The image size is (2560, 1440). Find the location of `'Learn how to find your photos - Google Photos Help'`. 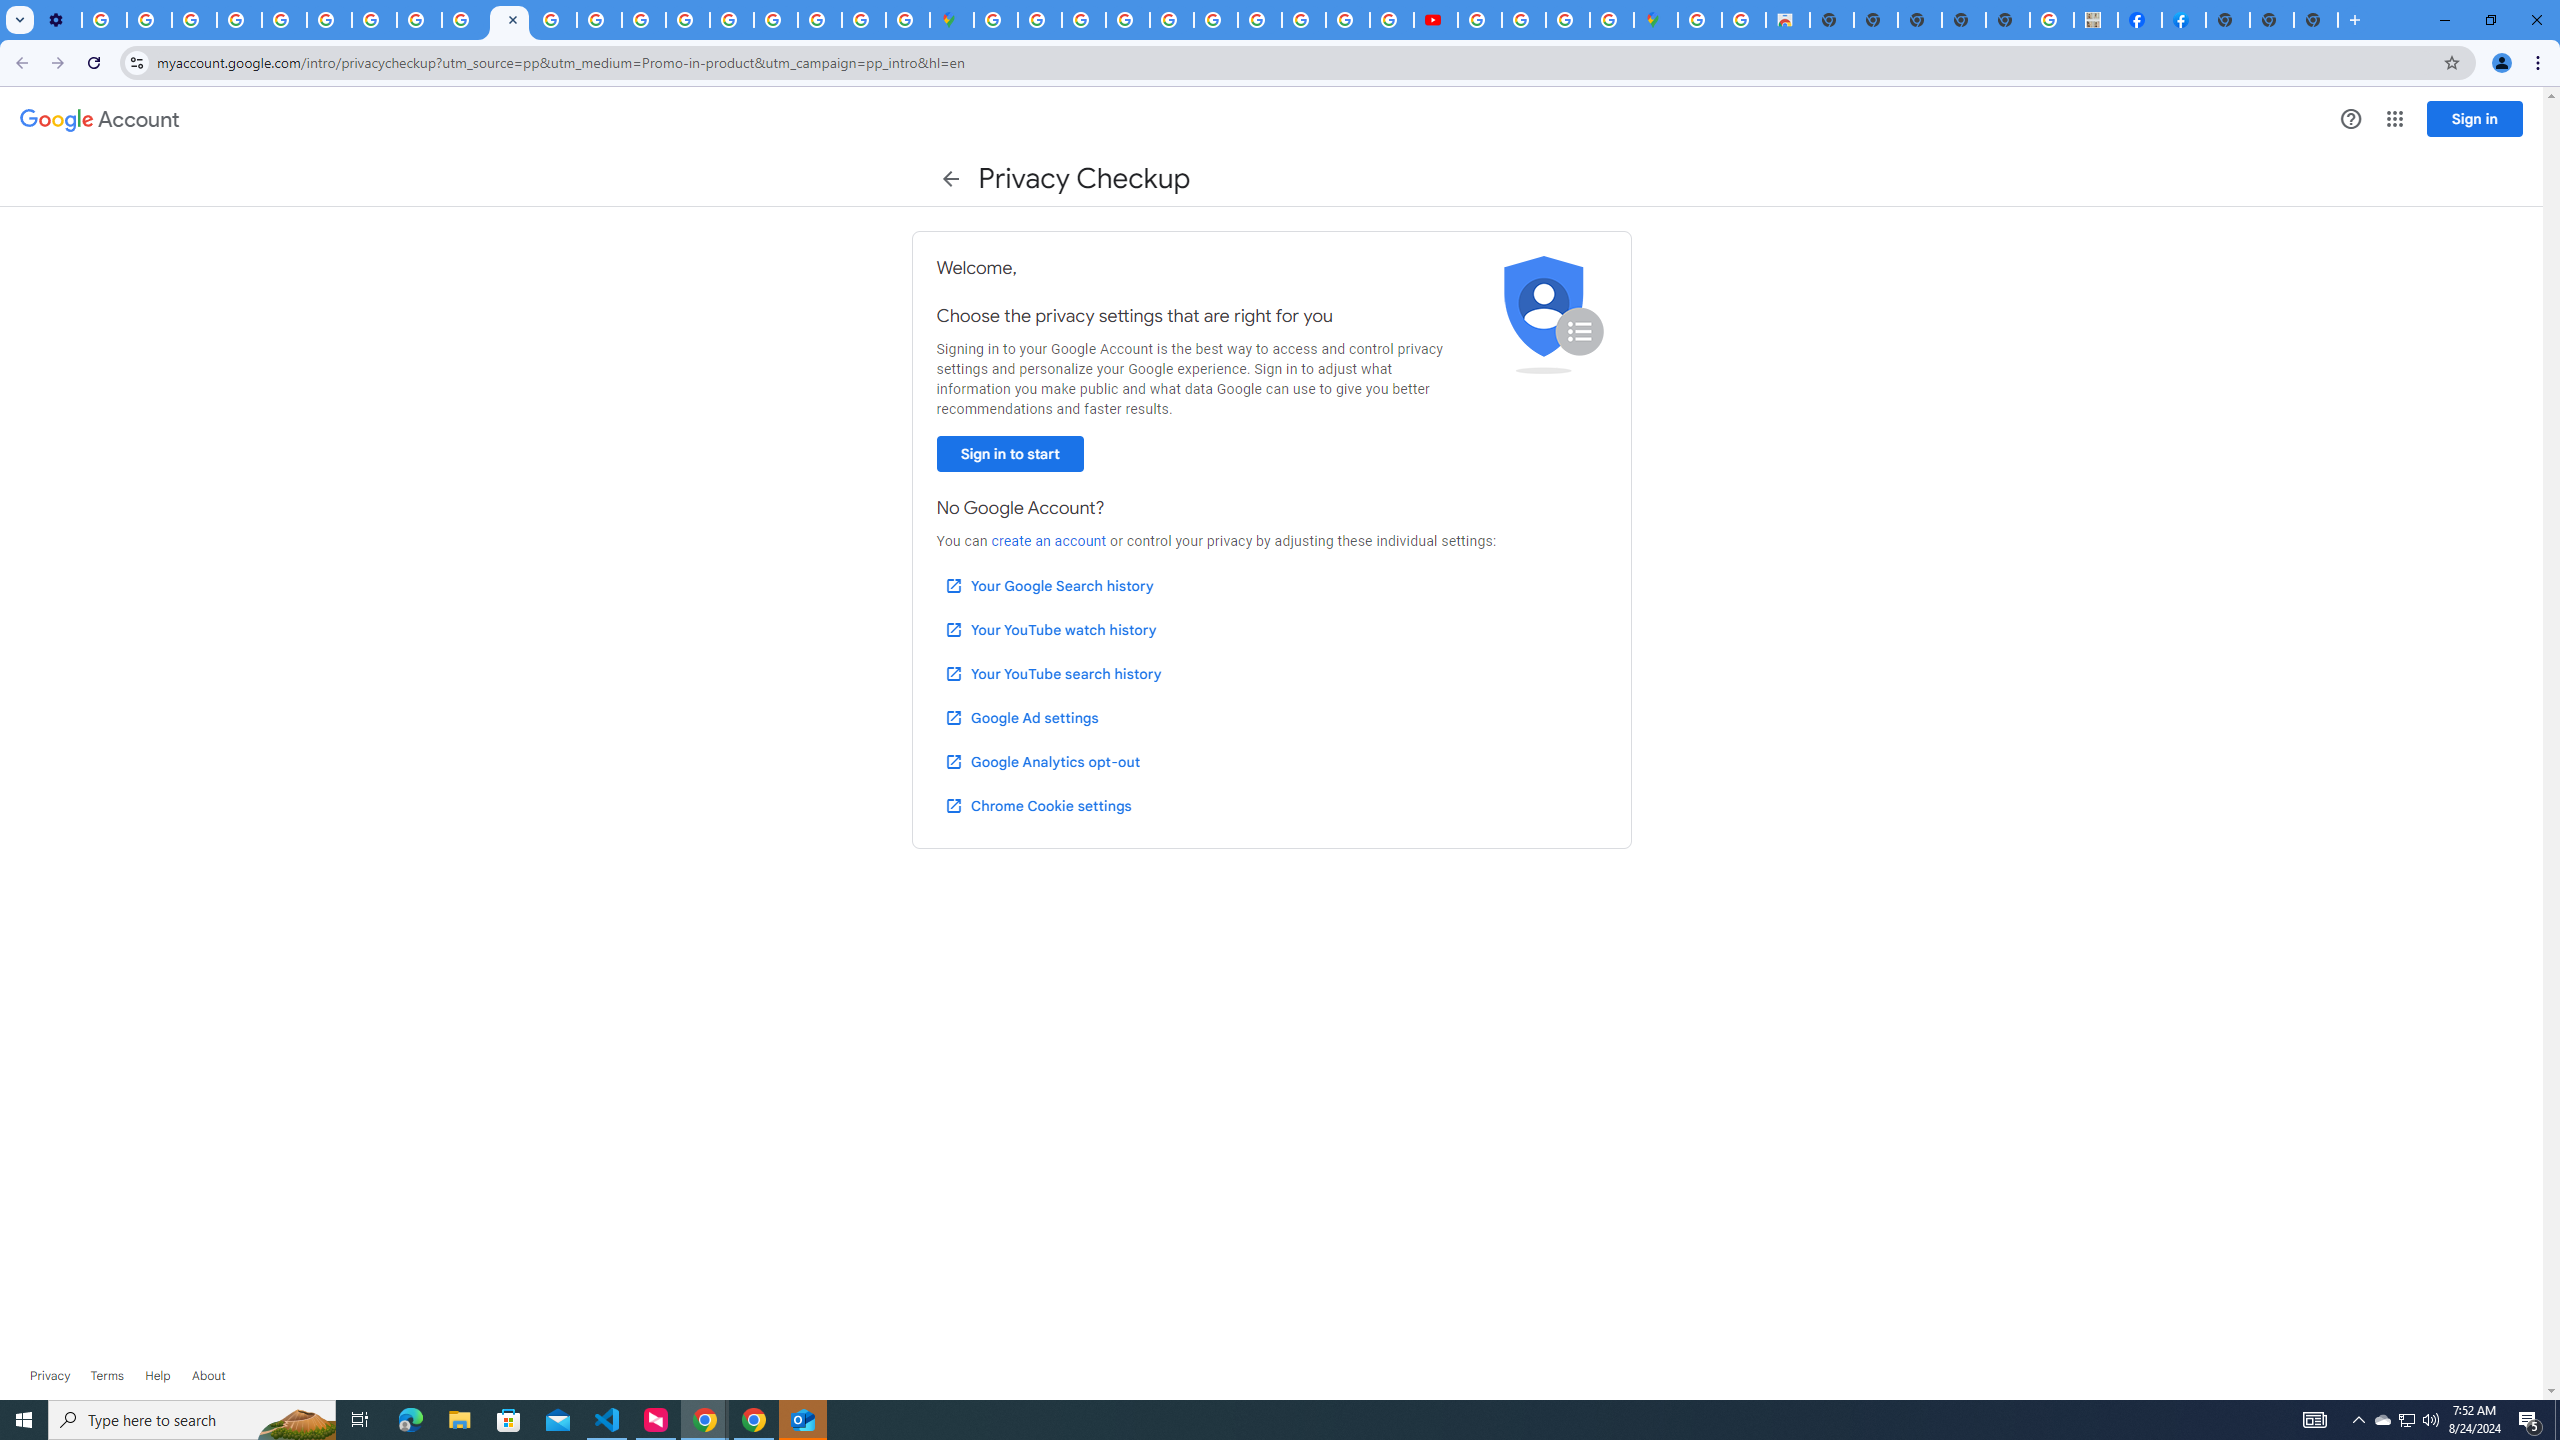

'Learn how to find your photos - Google Photos Help' is located at coordinates (148, 19).